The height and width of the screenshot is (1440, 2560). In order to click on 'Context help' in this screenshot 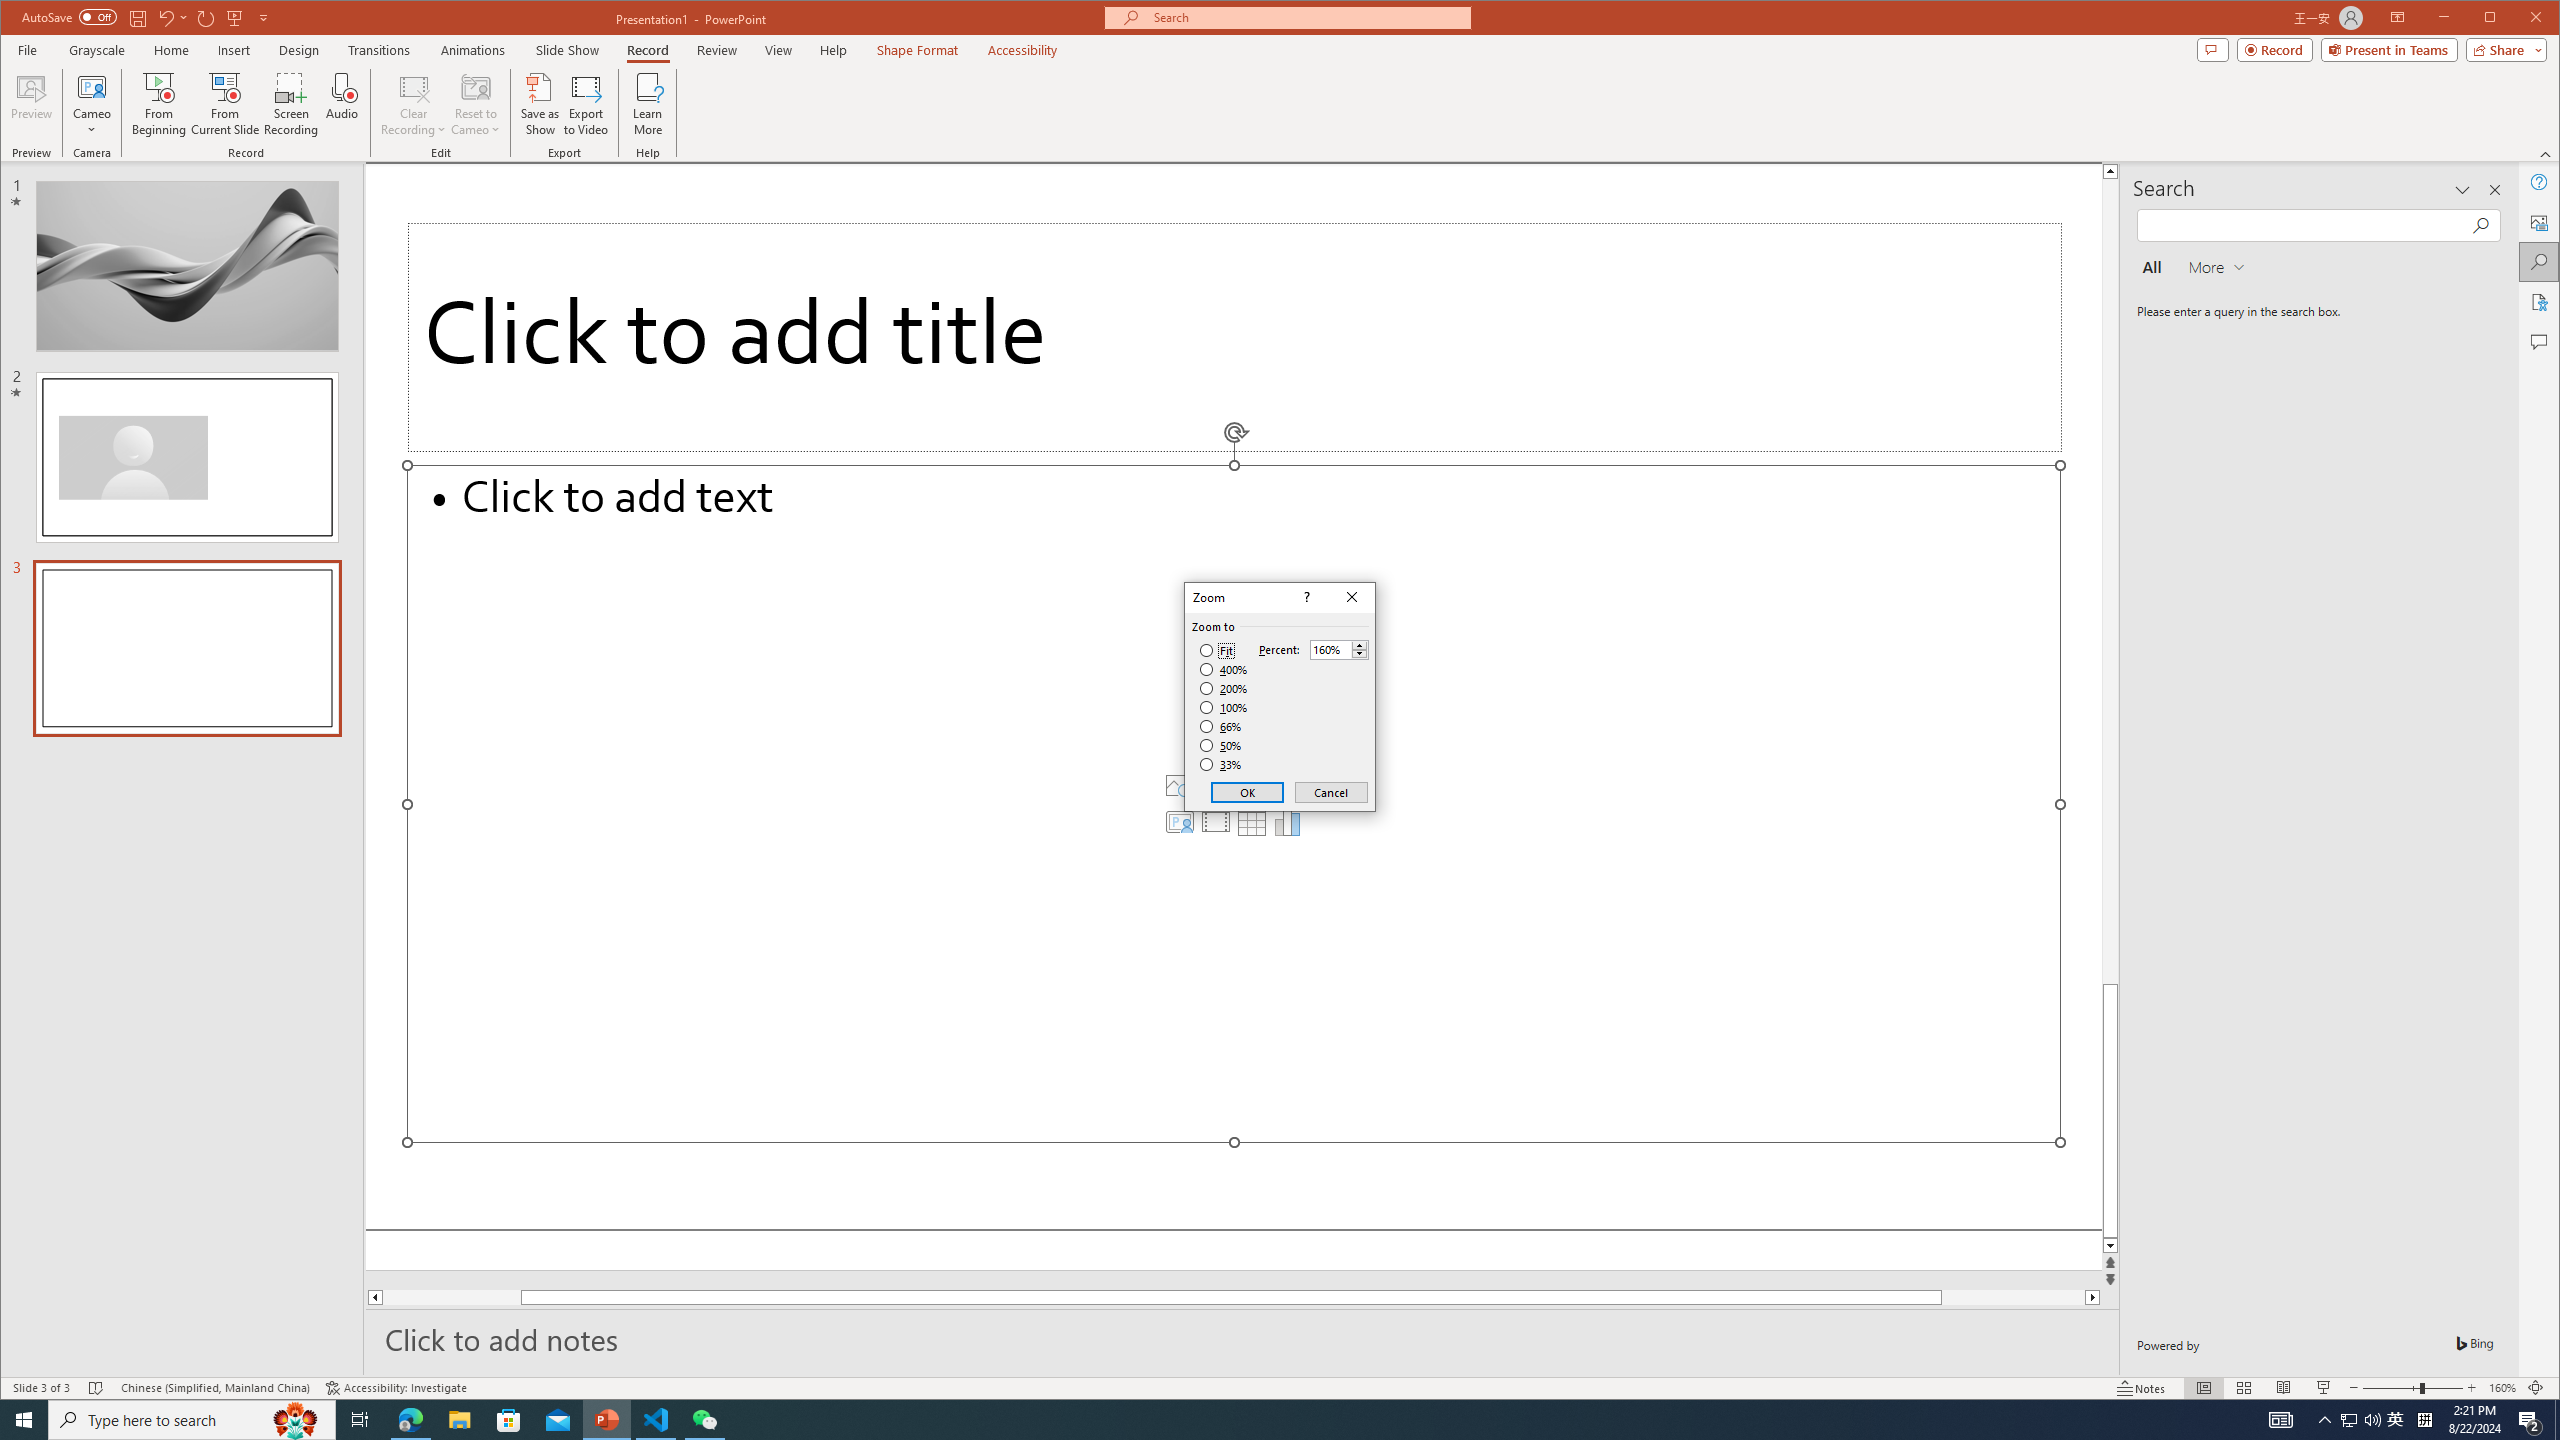, I will do `click(1304, 597)`.